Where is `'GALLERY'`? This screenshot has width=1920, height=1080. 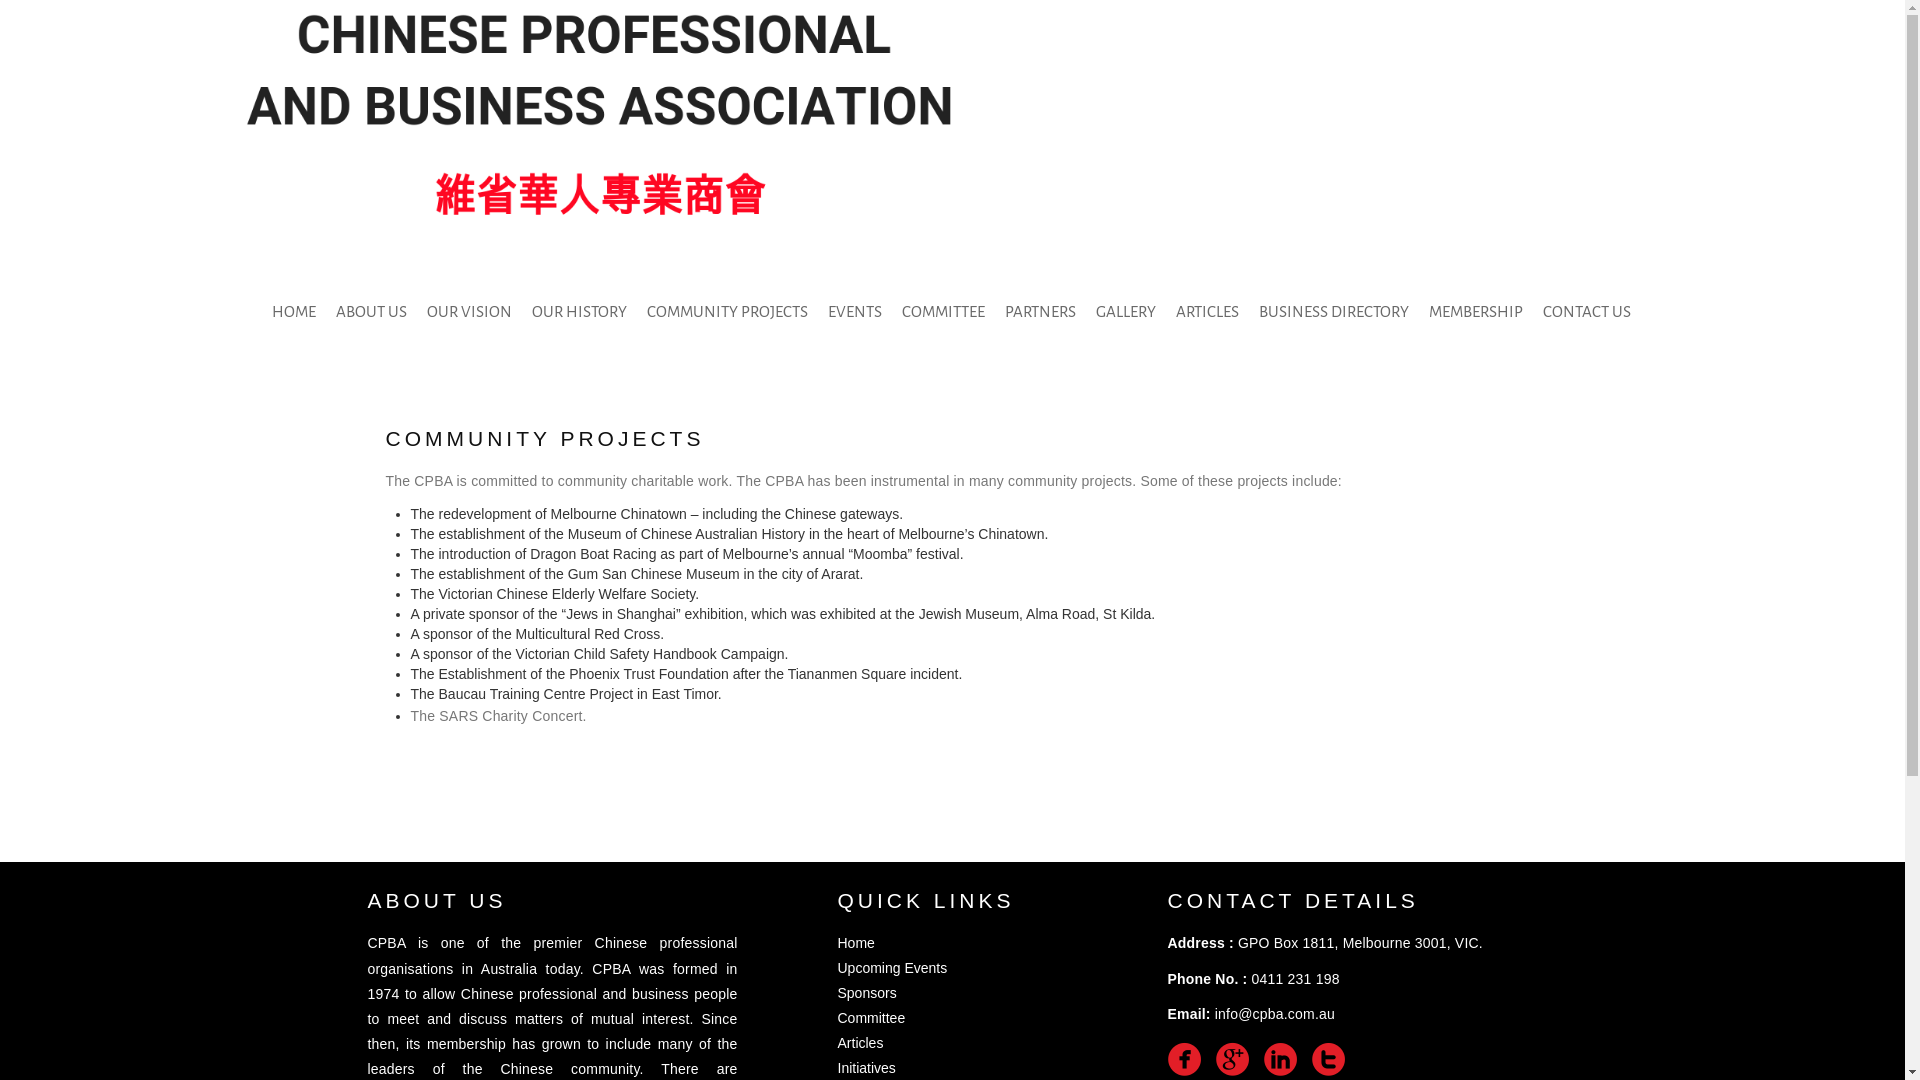
'GALLERY' is located at coordinates (1084, 312).